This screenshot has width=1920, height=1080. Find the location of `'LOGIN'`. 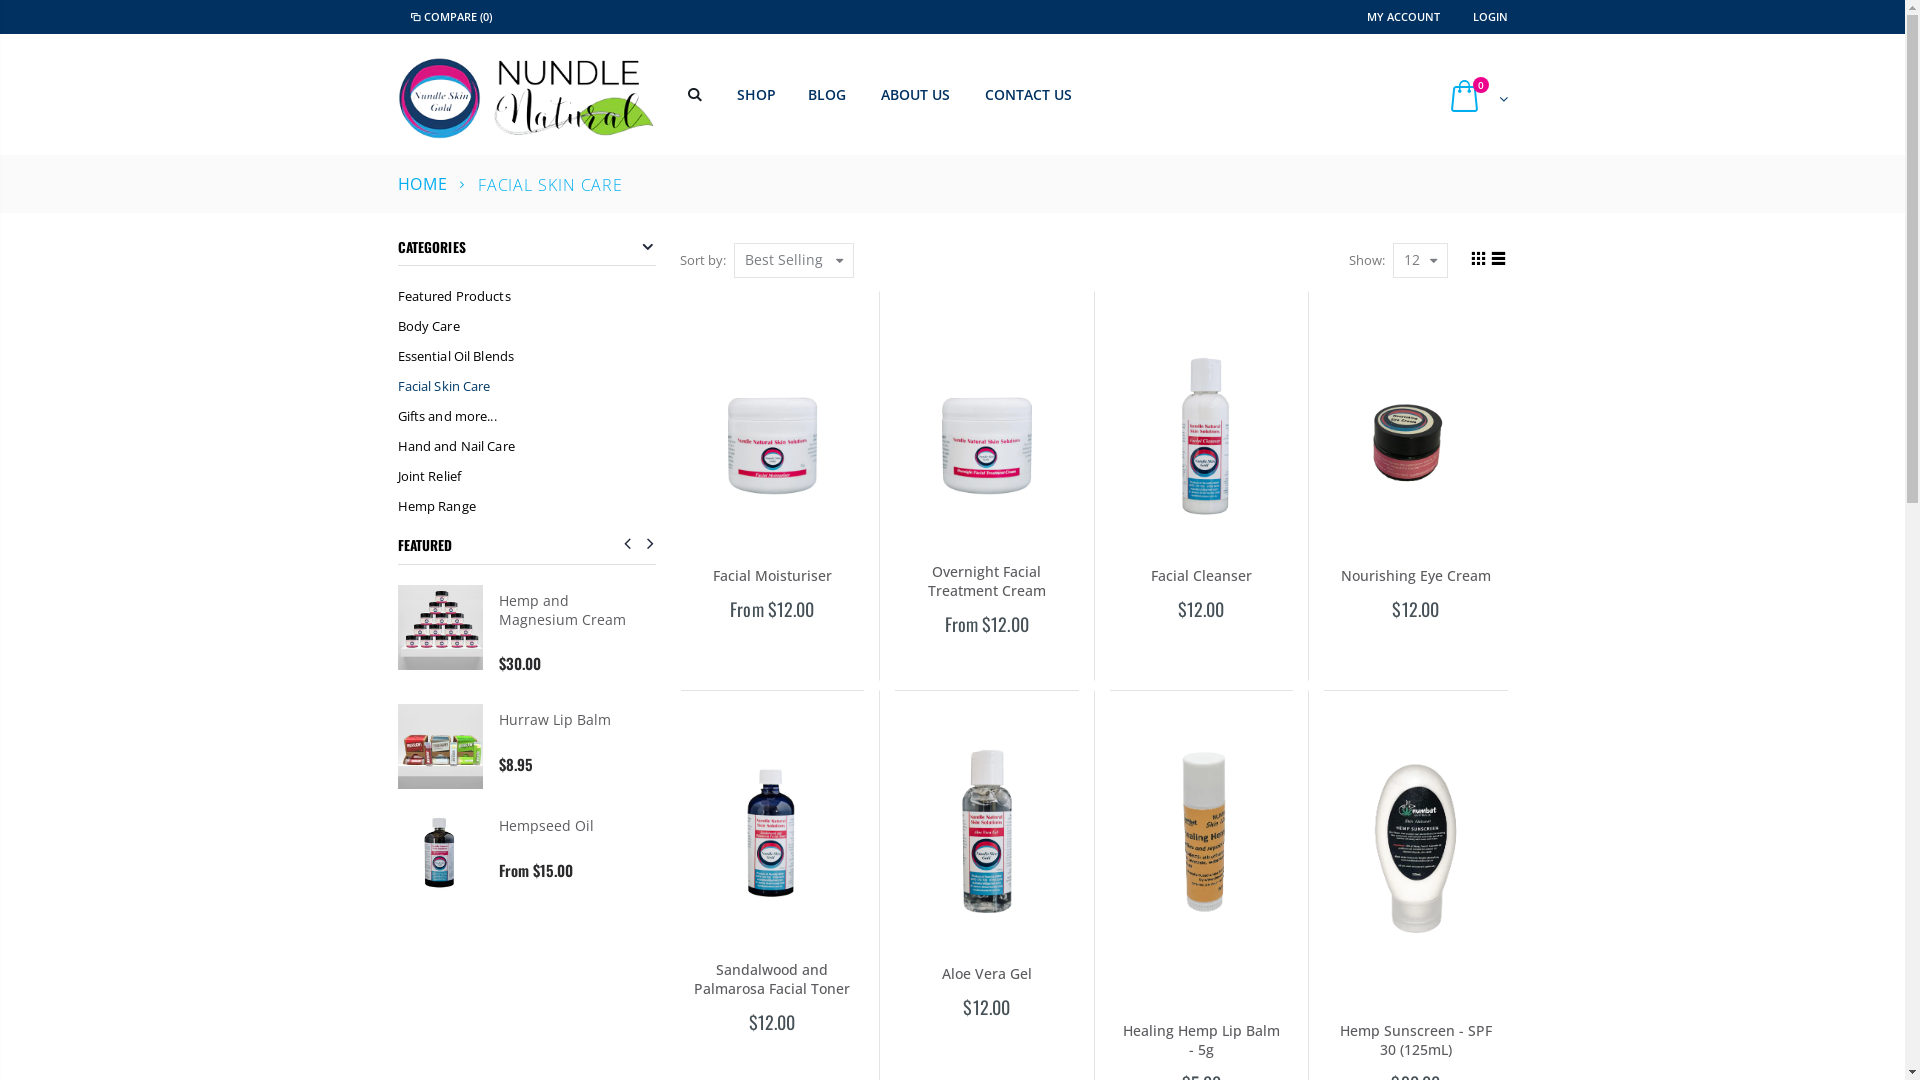

'LOGIN' is located at coordinates (1489, 16).